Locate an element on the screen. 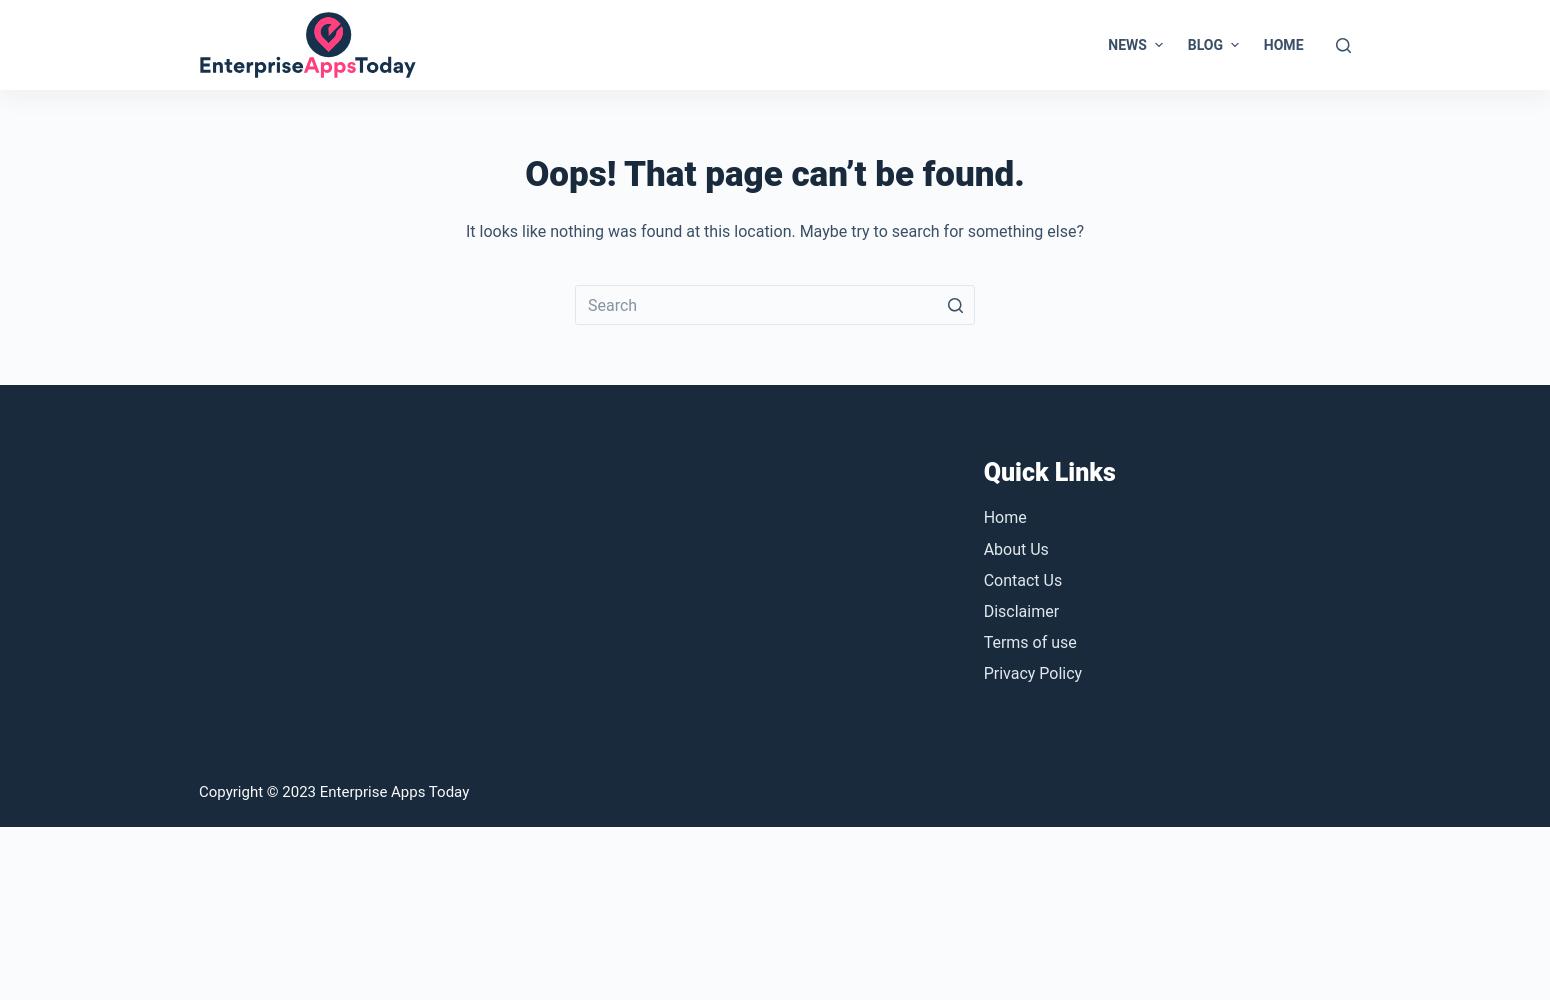  'News' is located at coordinates (1126, 44).